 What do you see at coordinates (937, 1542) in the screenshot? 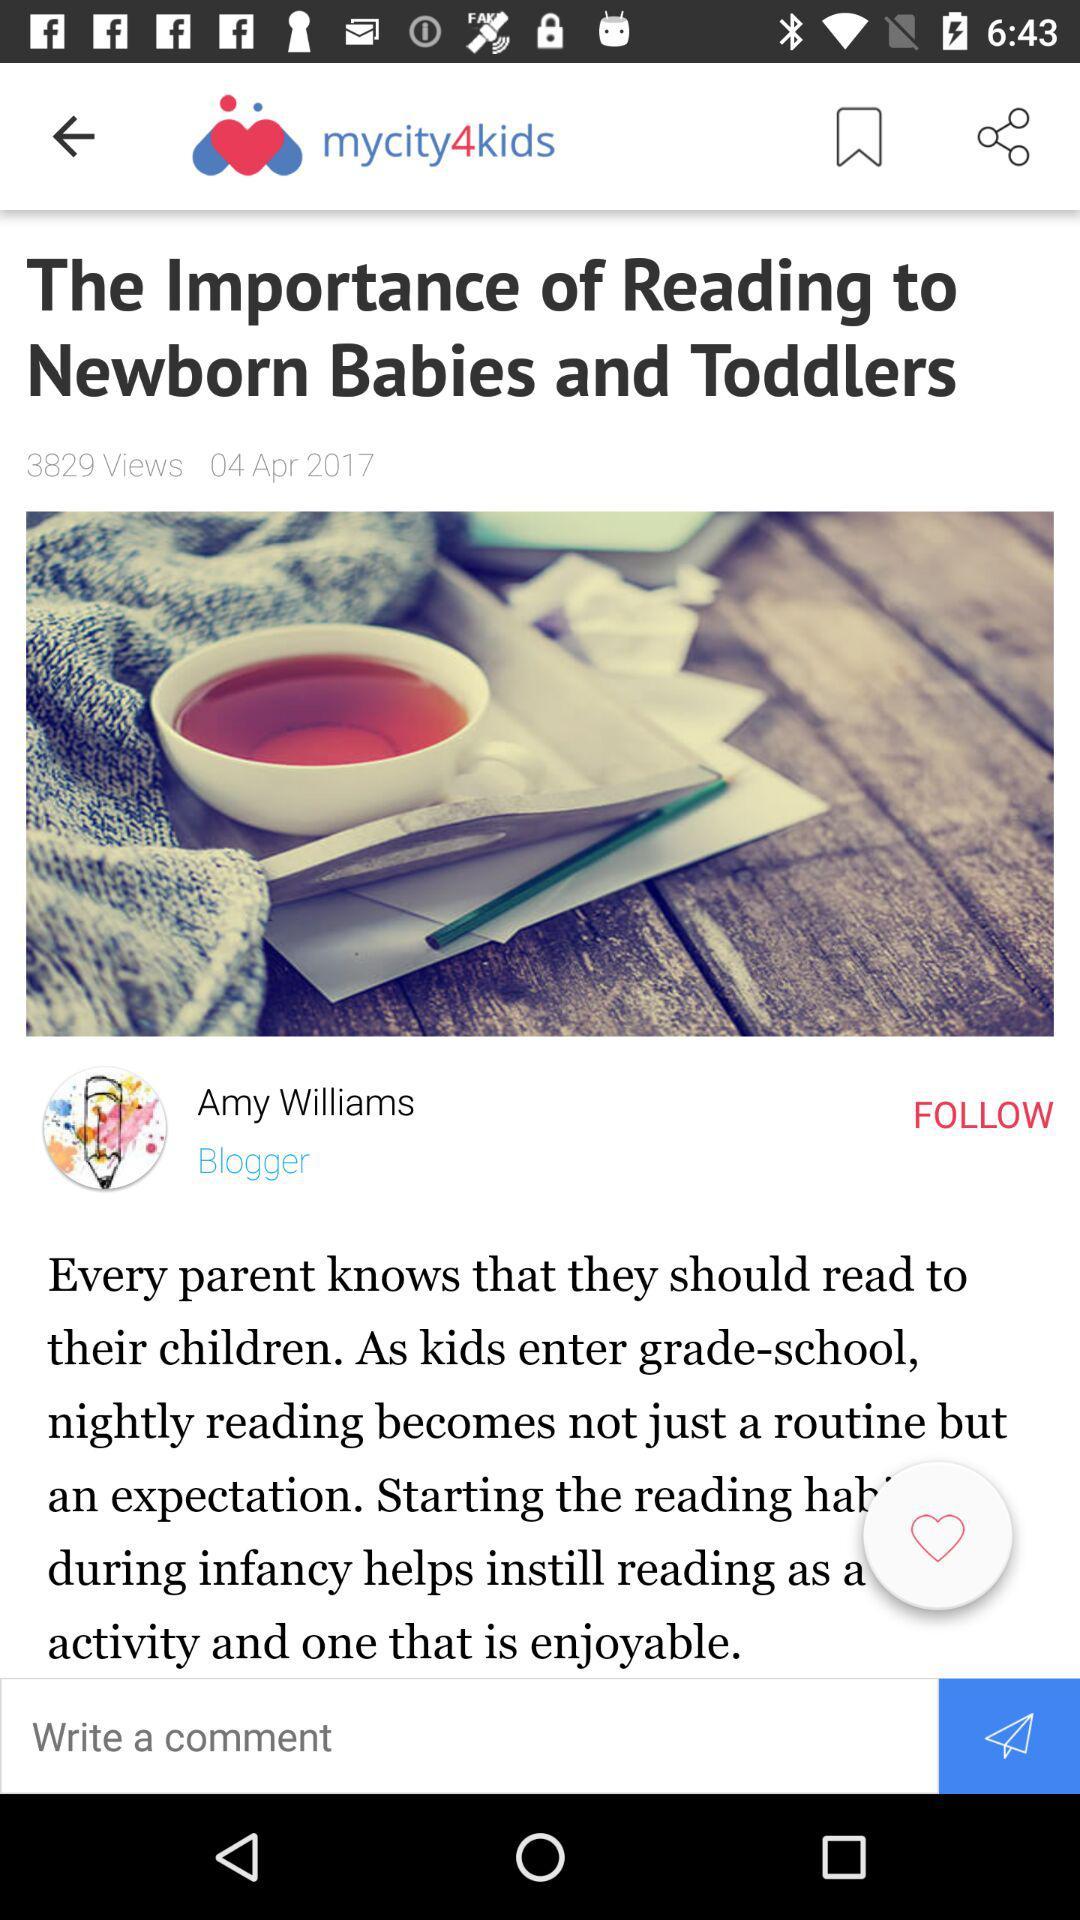
I see `the item below the follow icon` at bounding box center [937, 1542].